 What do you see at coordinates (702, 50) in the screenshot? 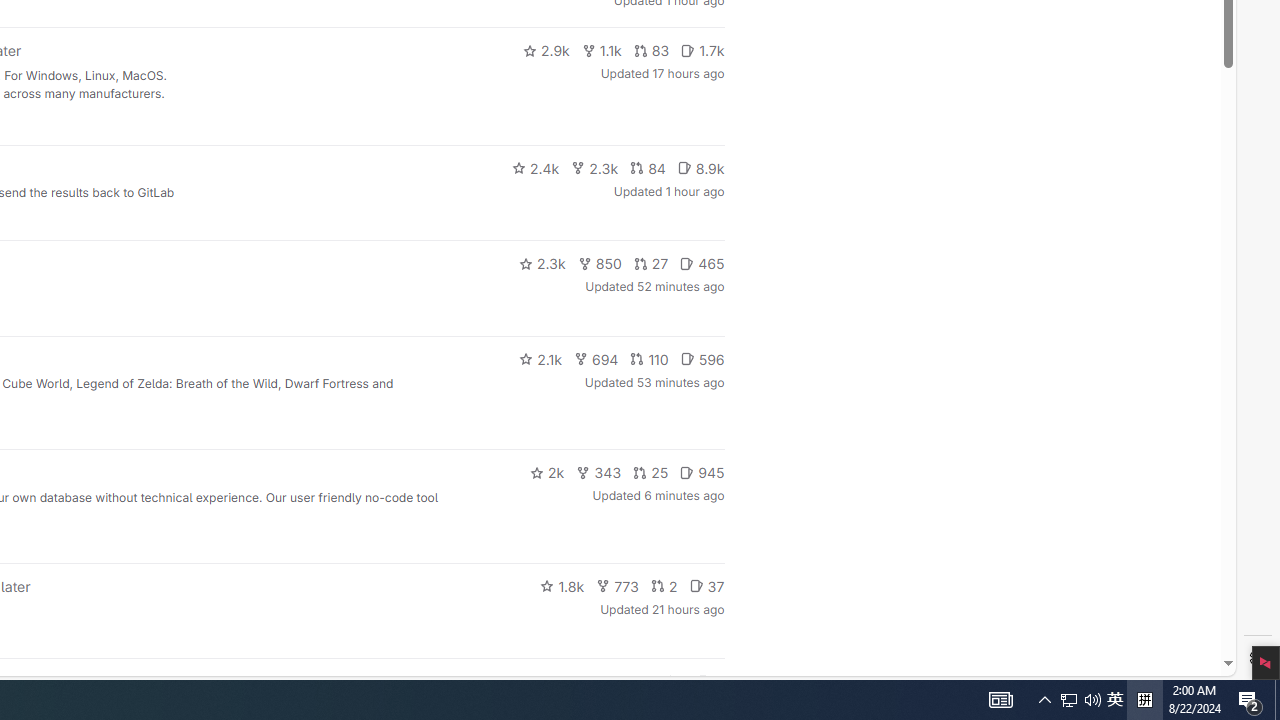
I see `'1.7k'` at bounding box center [702, 50].